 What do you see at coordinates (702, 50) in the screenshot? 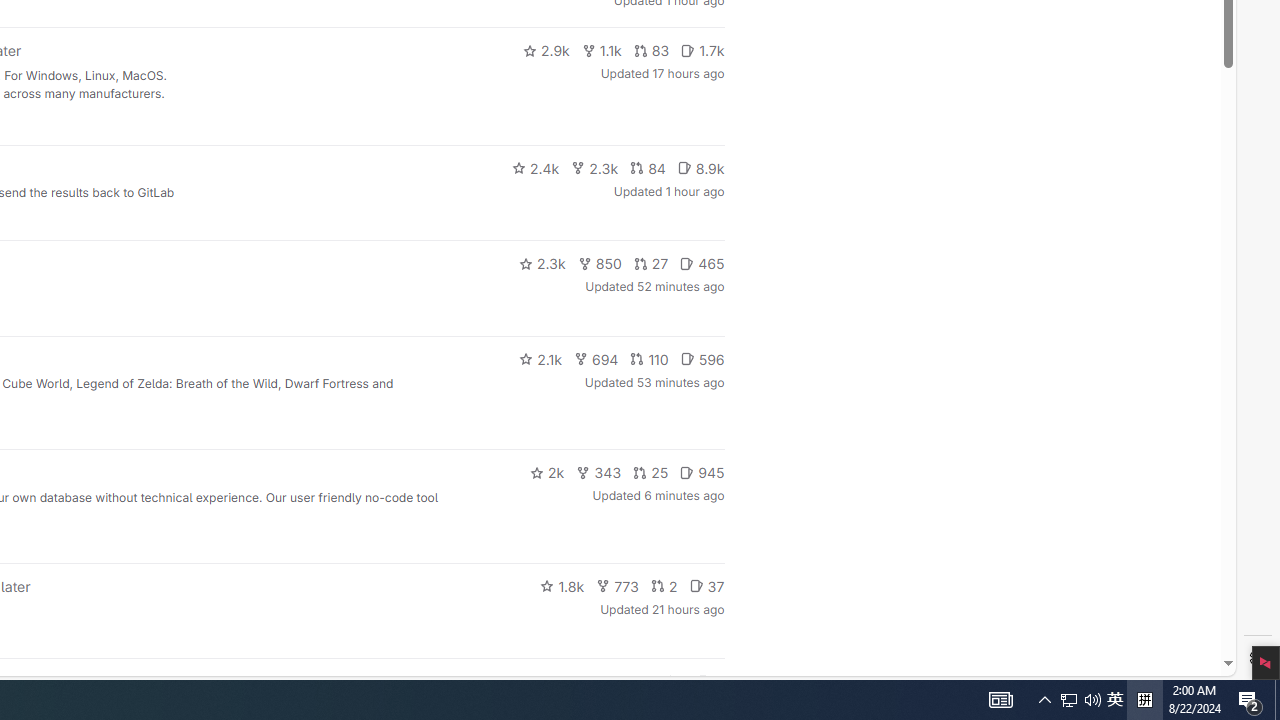
I see `'1.7k'` at bounding box center [702, 50].